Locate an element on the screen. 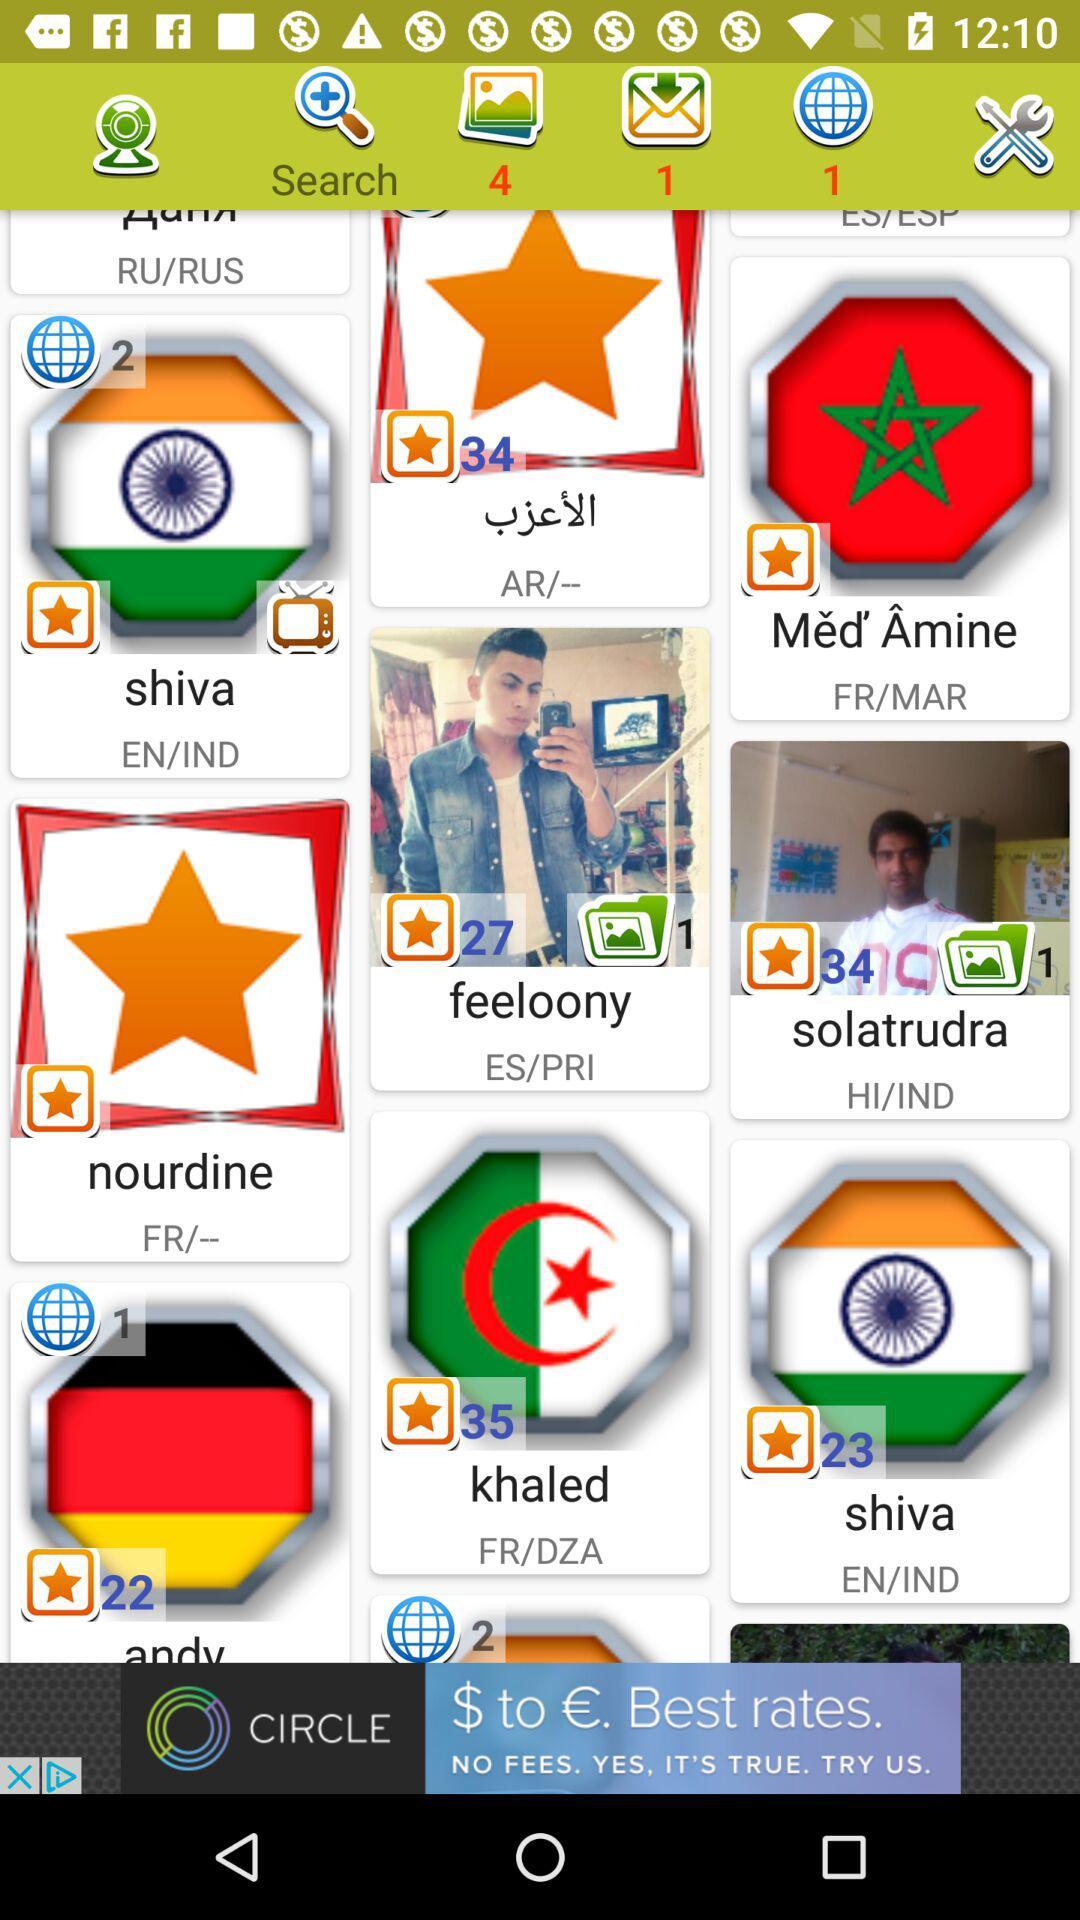 The image size is (1080, 1920). chatroom is located at coordinates (180, 1451).